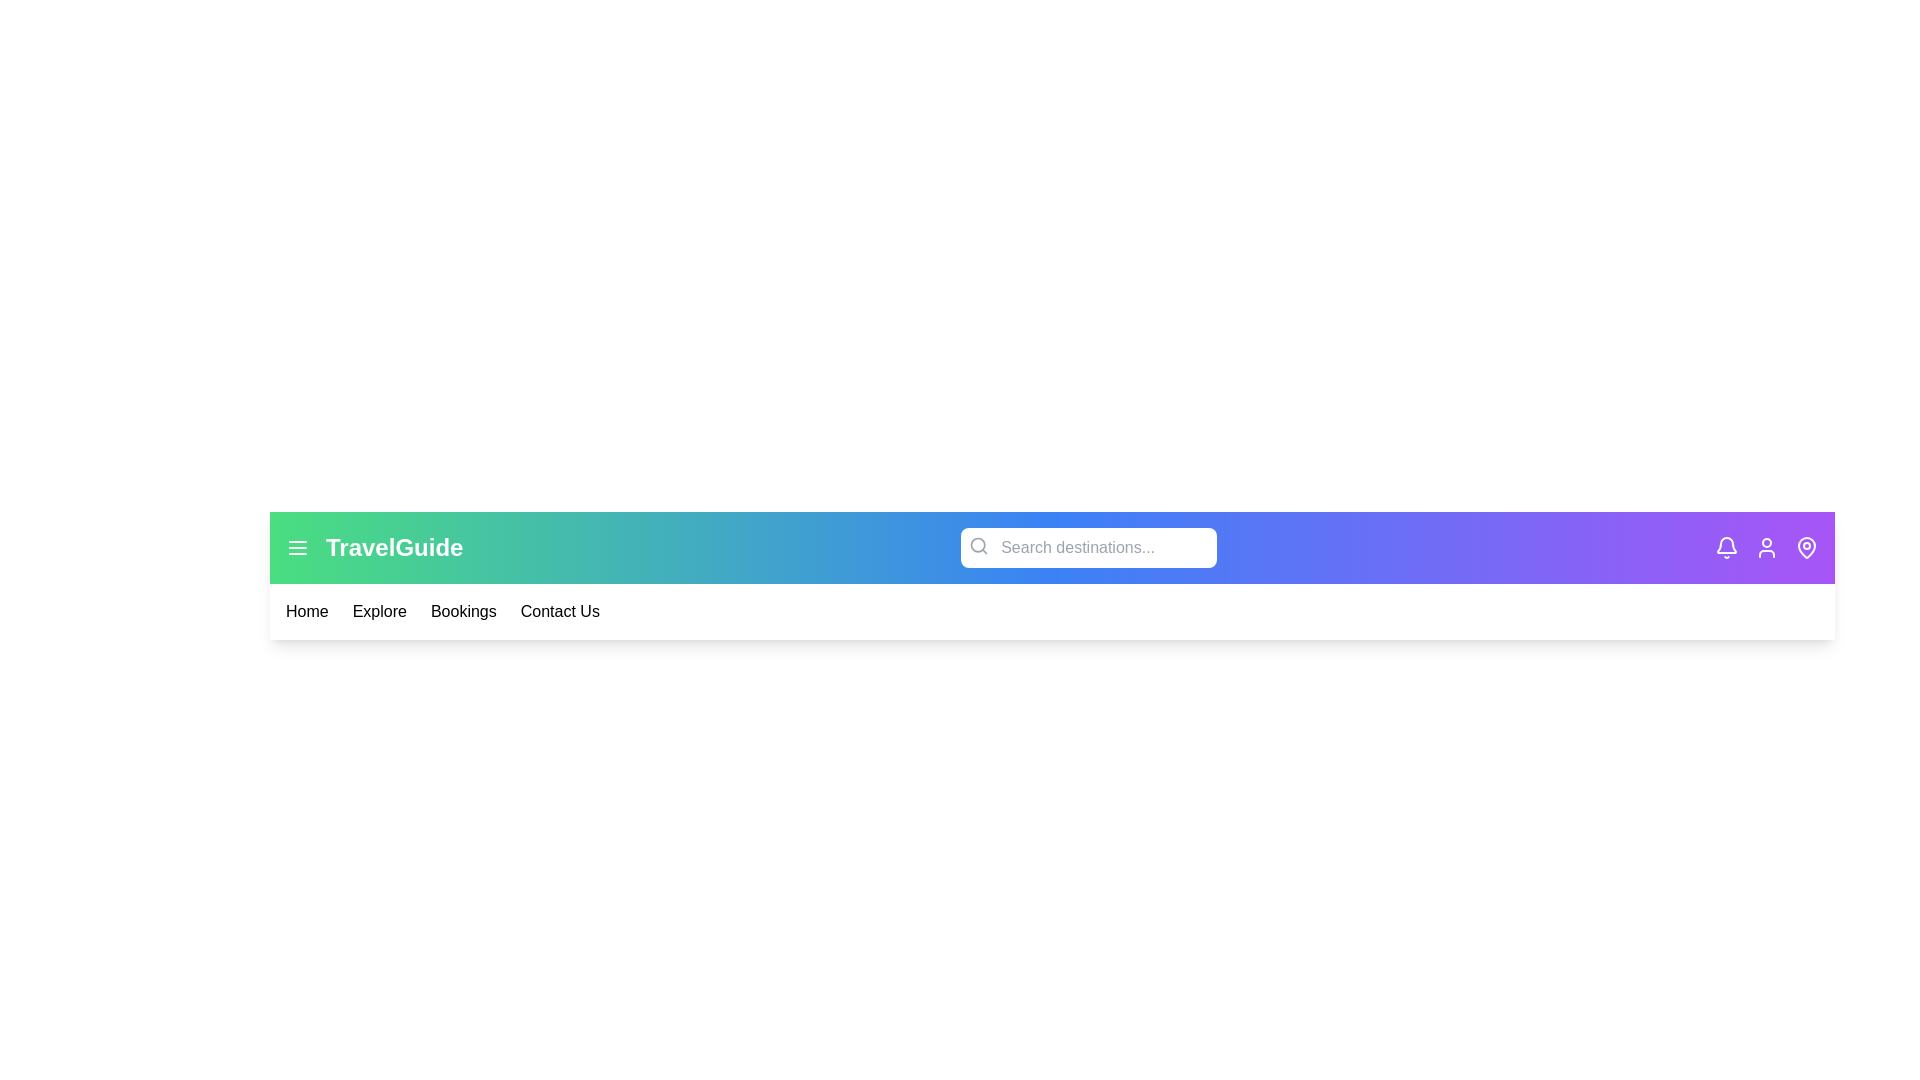  I want to click on the menu item Bookings from the navigation bar, so click(461, 611).